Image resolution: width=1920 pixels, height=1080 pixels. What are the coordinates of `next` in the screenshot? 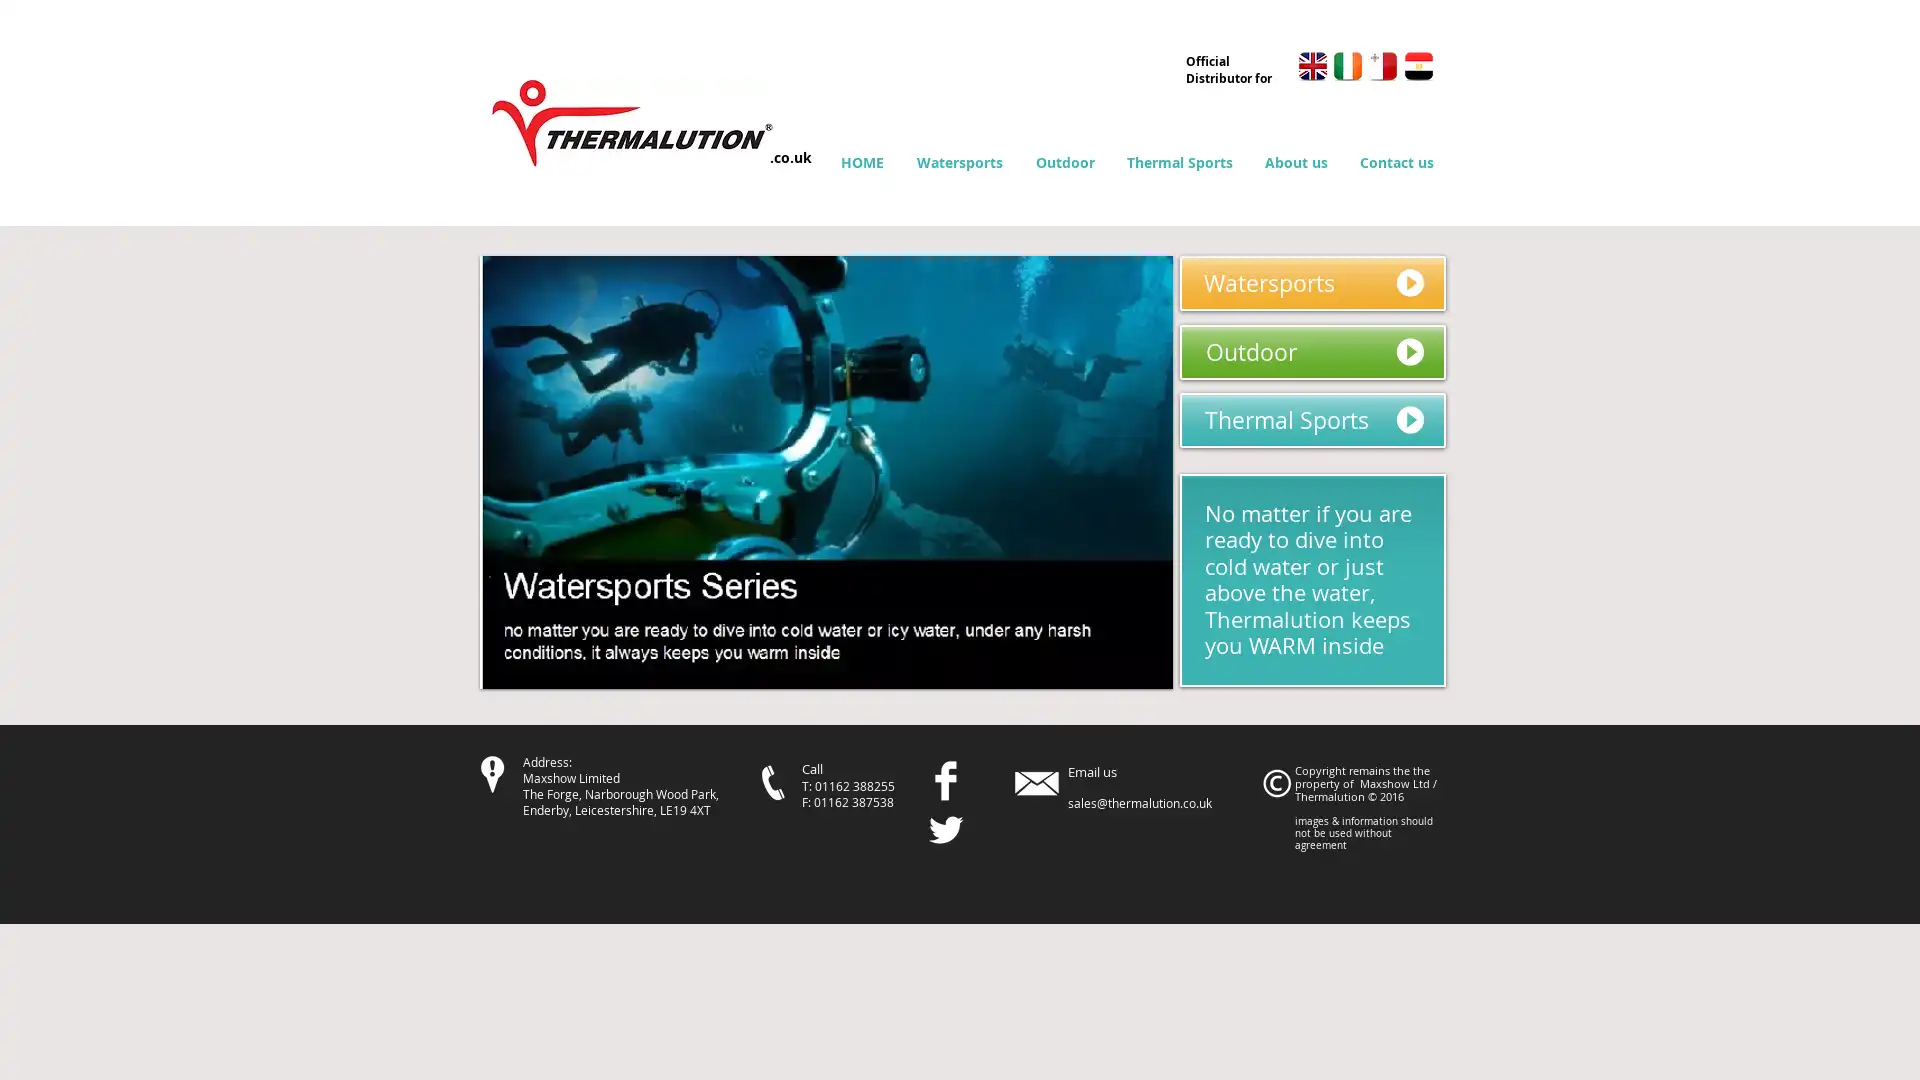 It's located at (1130, 471).